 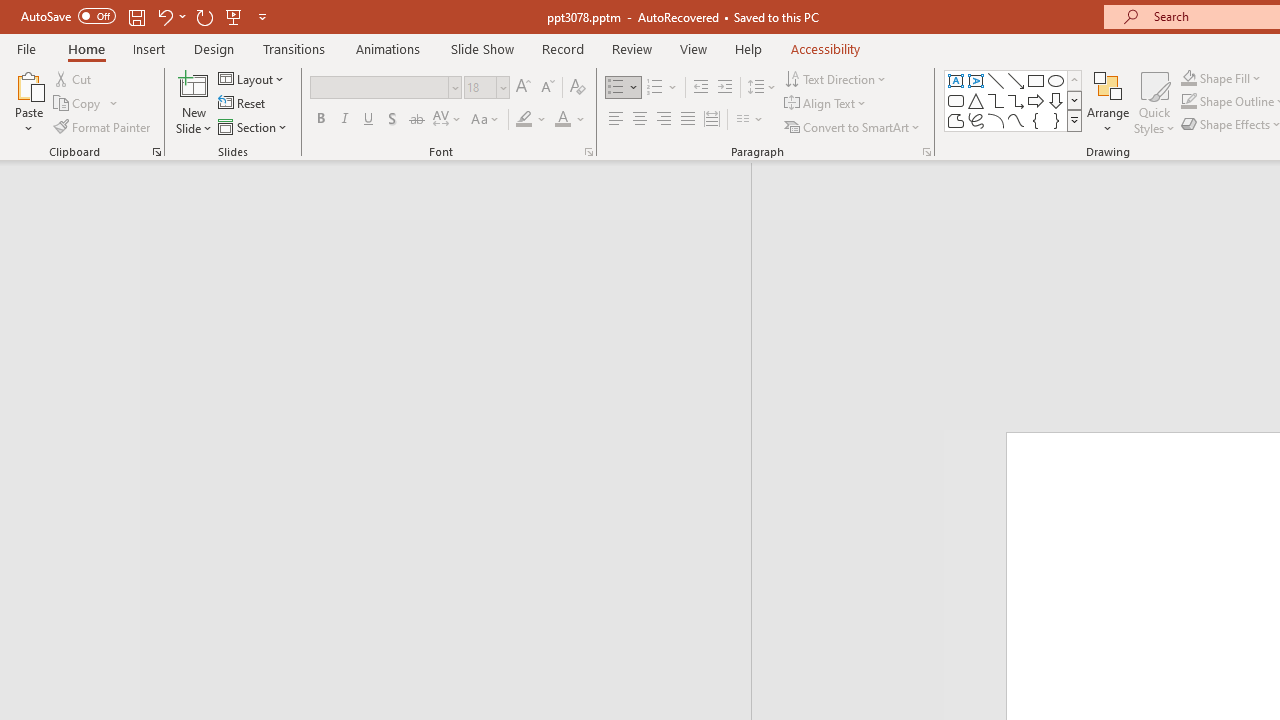 What do you see at coordinates (85, 103) in the screenshot?
I see `'Copy'` at bounding box center [85, 103].